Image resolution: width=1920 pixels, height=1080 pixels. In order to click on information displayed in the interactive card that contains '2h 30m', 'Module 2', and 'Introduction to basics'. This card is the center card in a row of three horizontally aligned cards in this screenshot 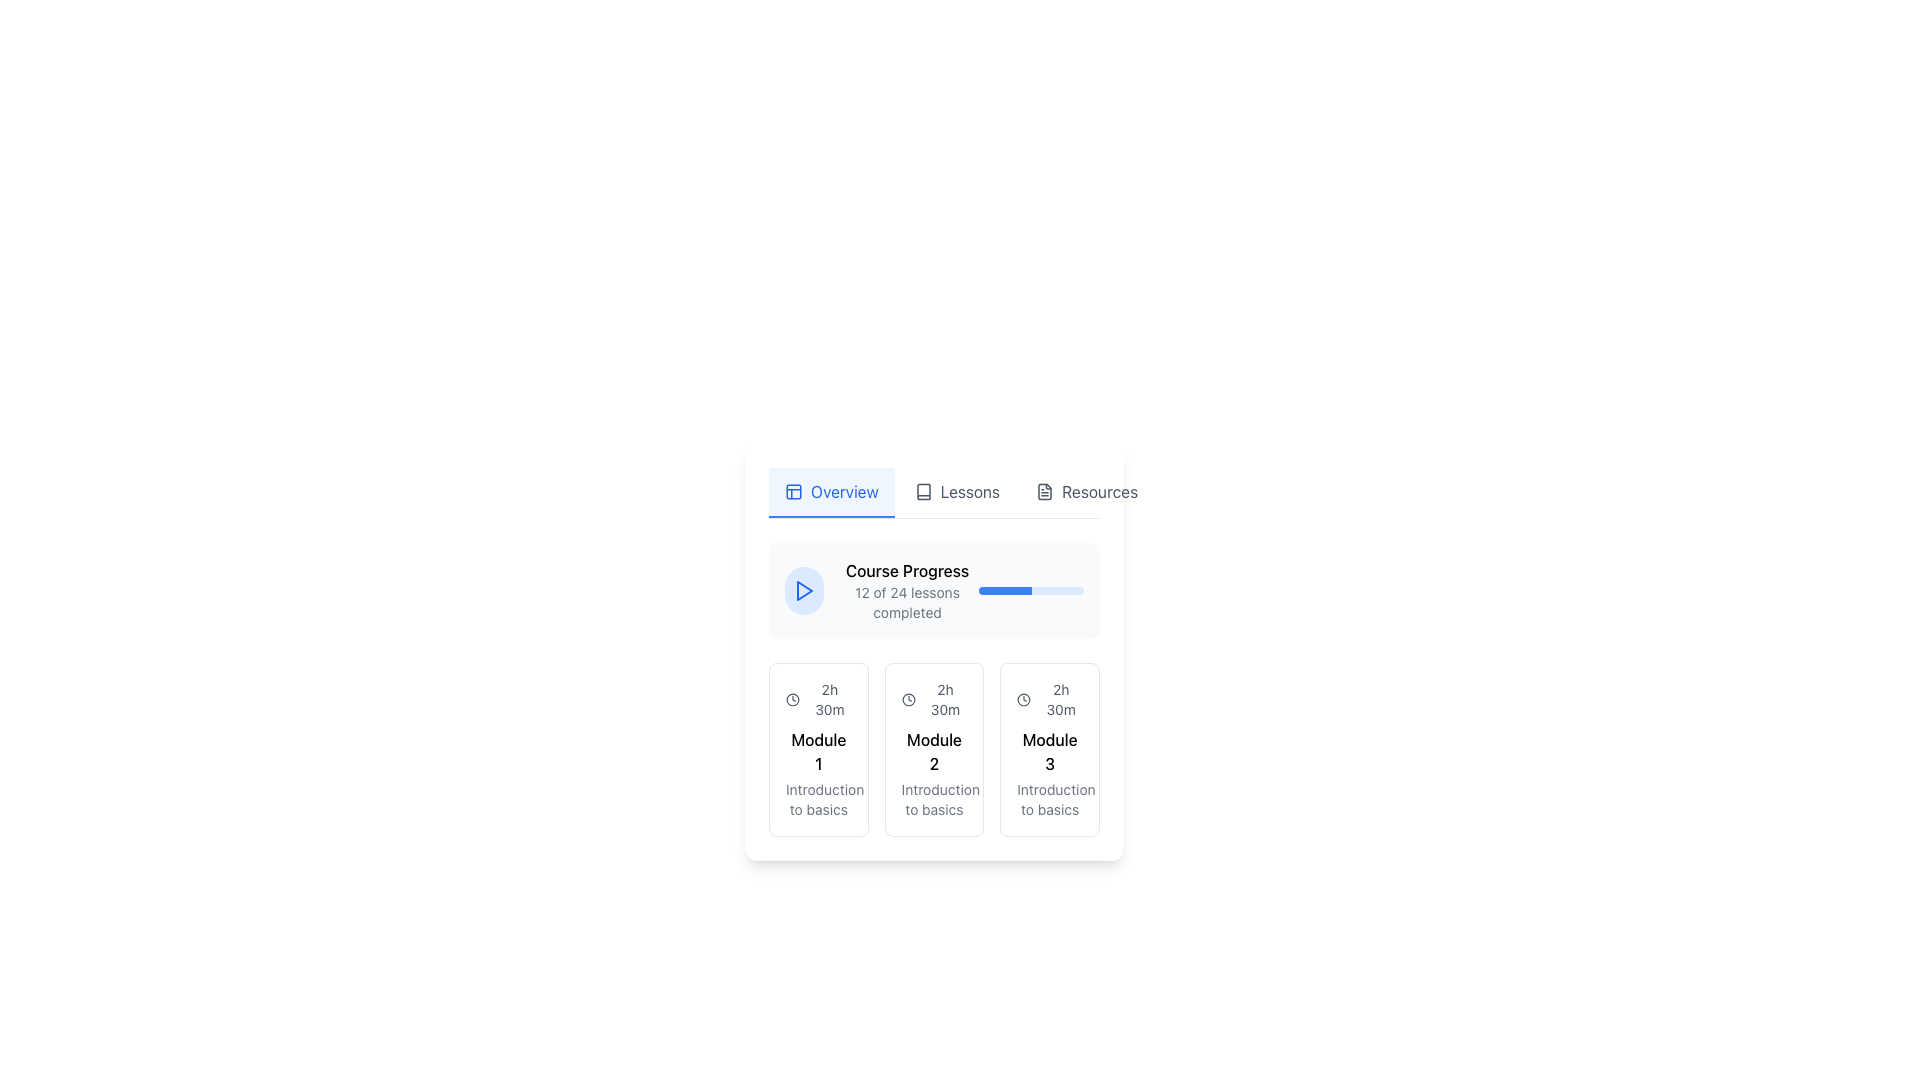, I will do `click(933, 749)`.